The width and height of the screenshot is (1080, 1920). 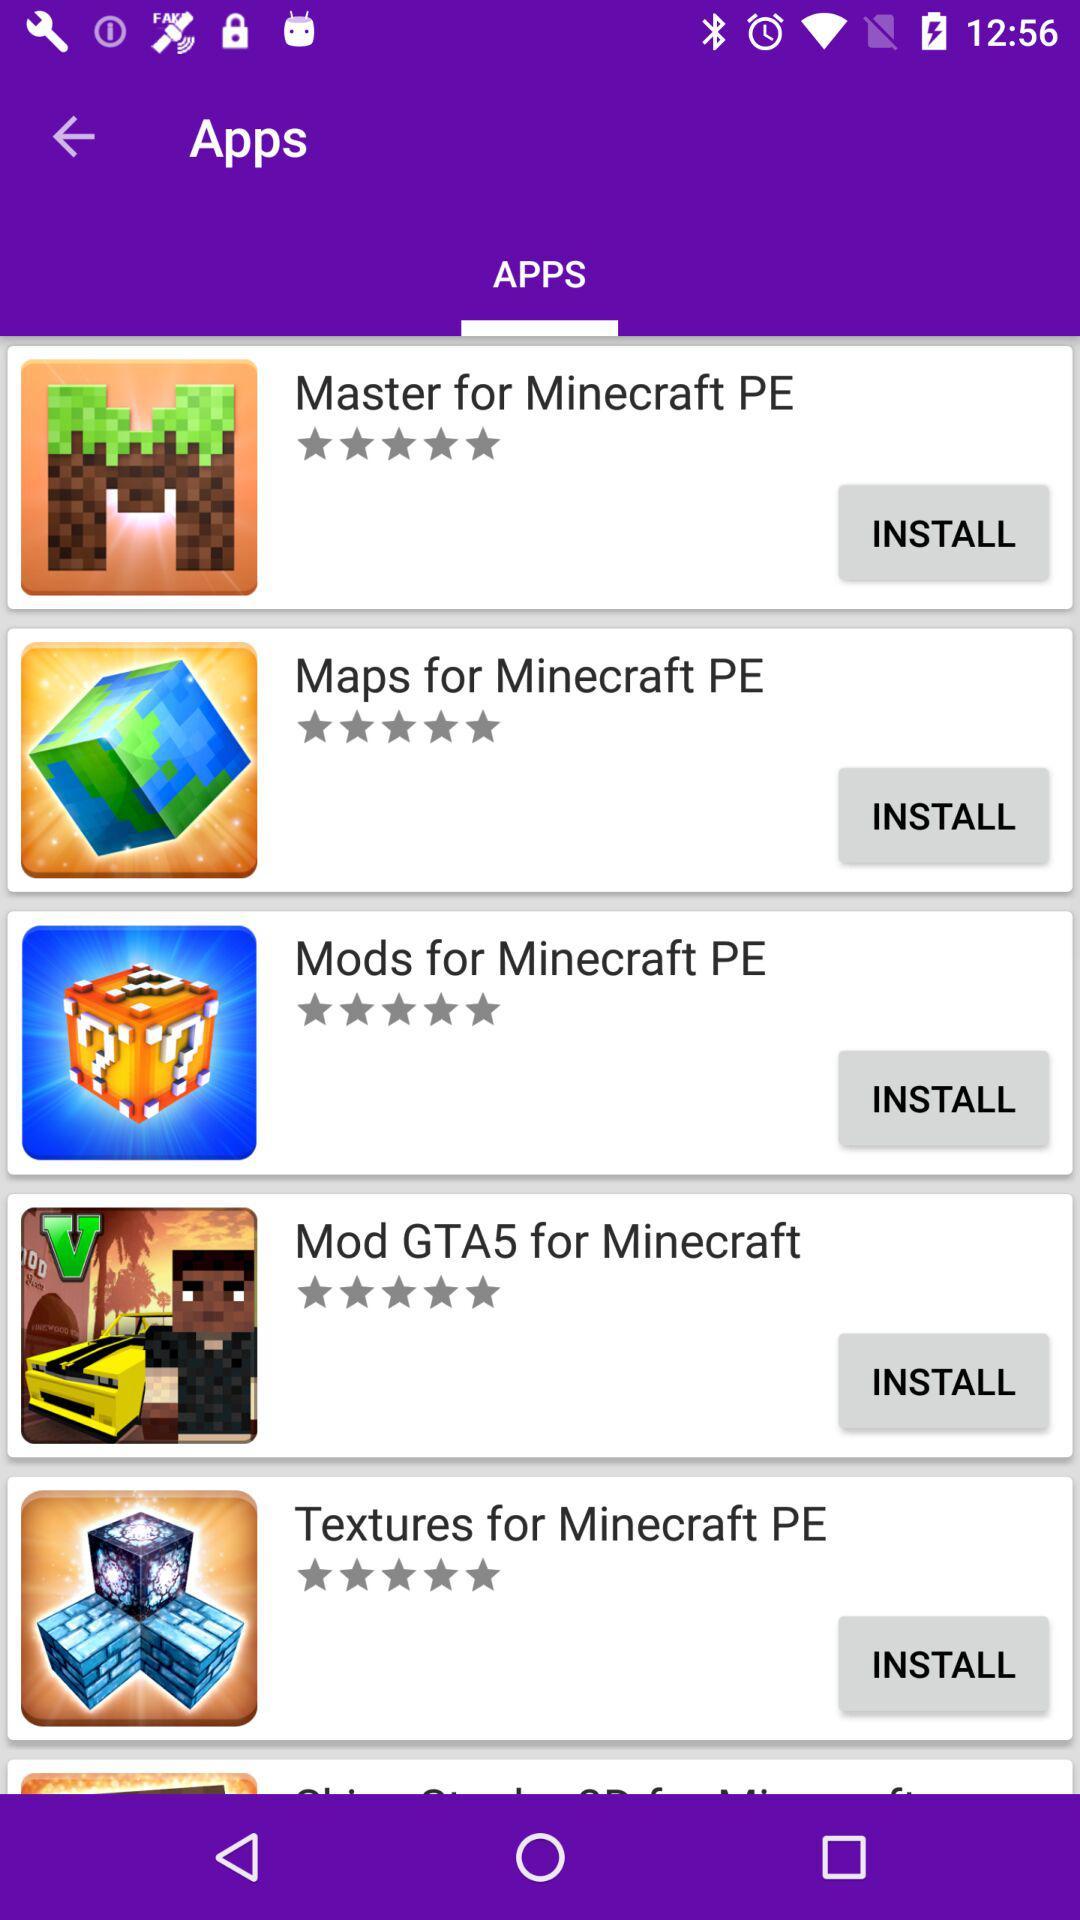 I want to click on the app to the left of apps icon, so click(x=72, y=135).